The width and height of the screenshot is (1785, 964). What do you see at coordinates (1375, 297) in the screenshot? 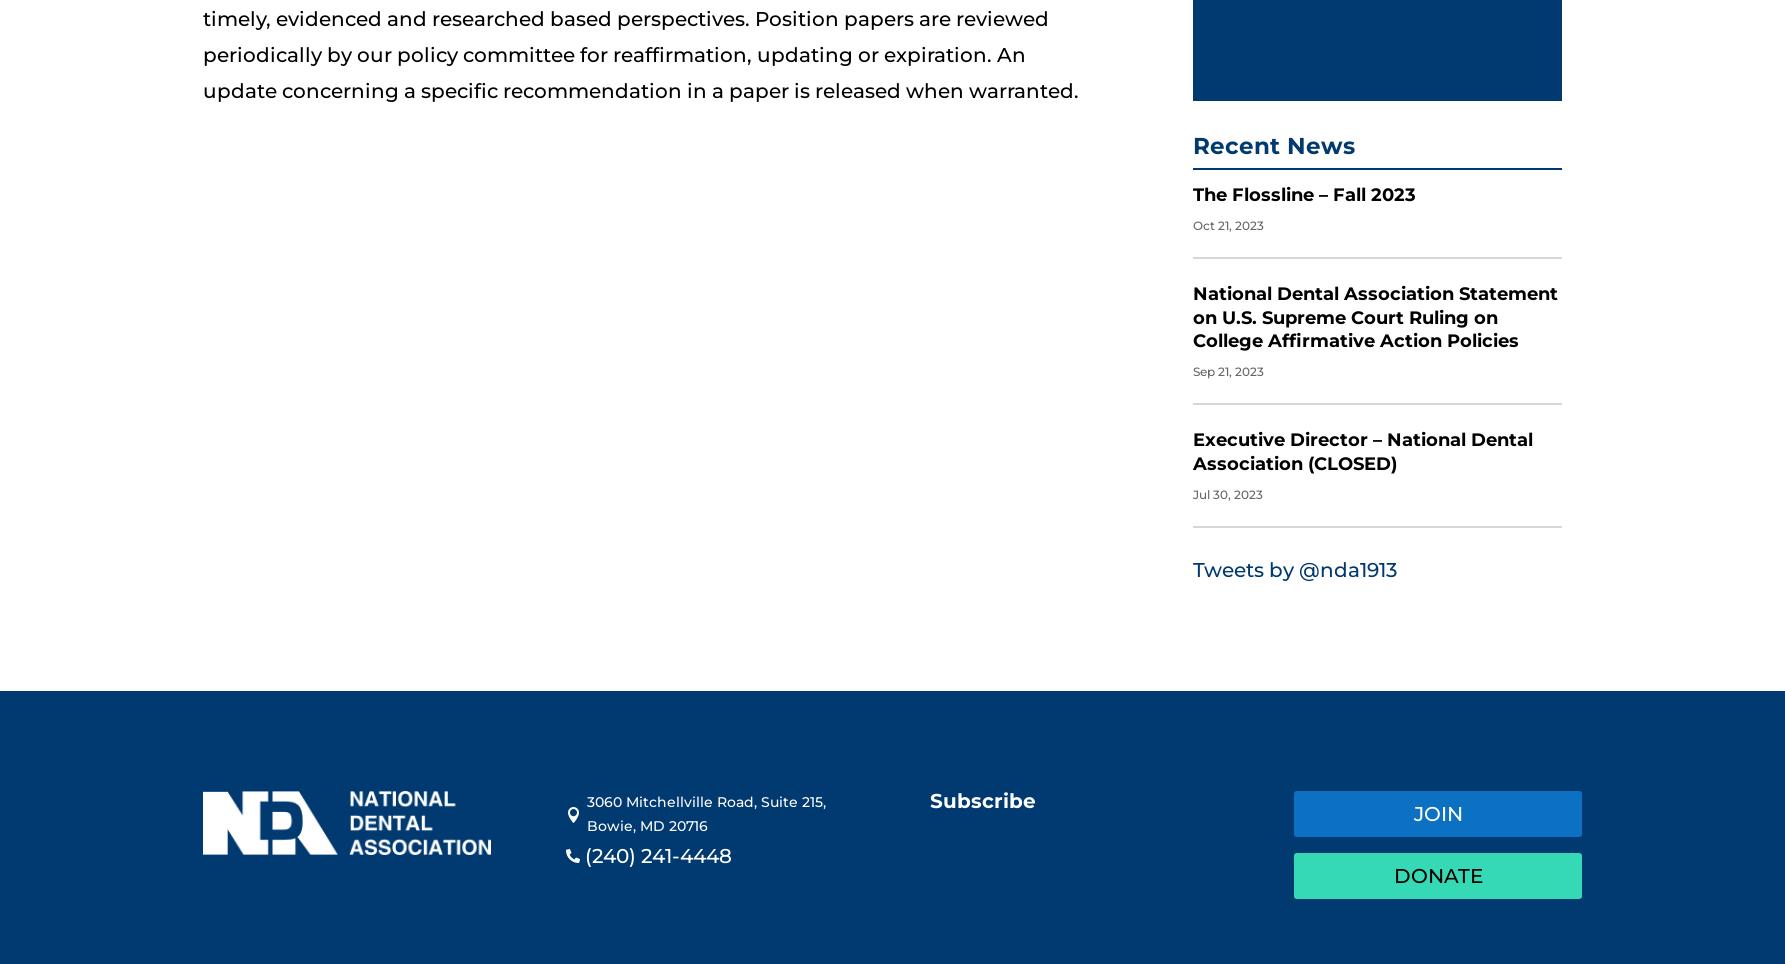
I see `'National Dental Association Statement on U.S. Supreme Court Ruling on College Affirmative Action Policies'` at bounding box center [1375, 297].